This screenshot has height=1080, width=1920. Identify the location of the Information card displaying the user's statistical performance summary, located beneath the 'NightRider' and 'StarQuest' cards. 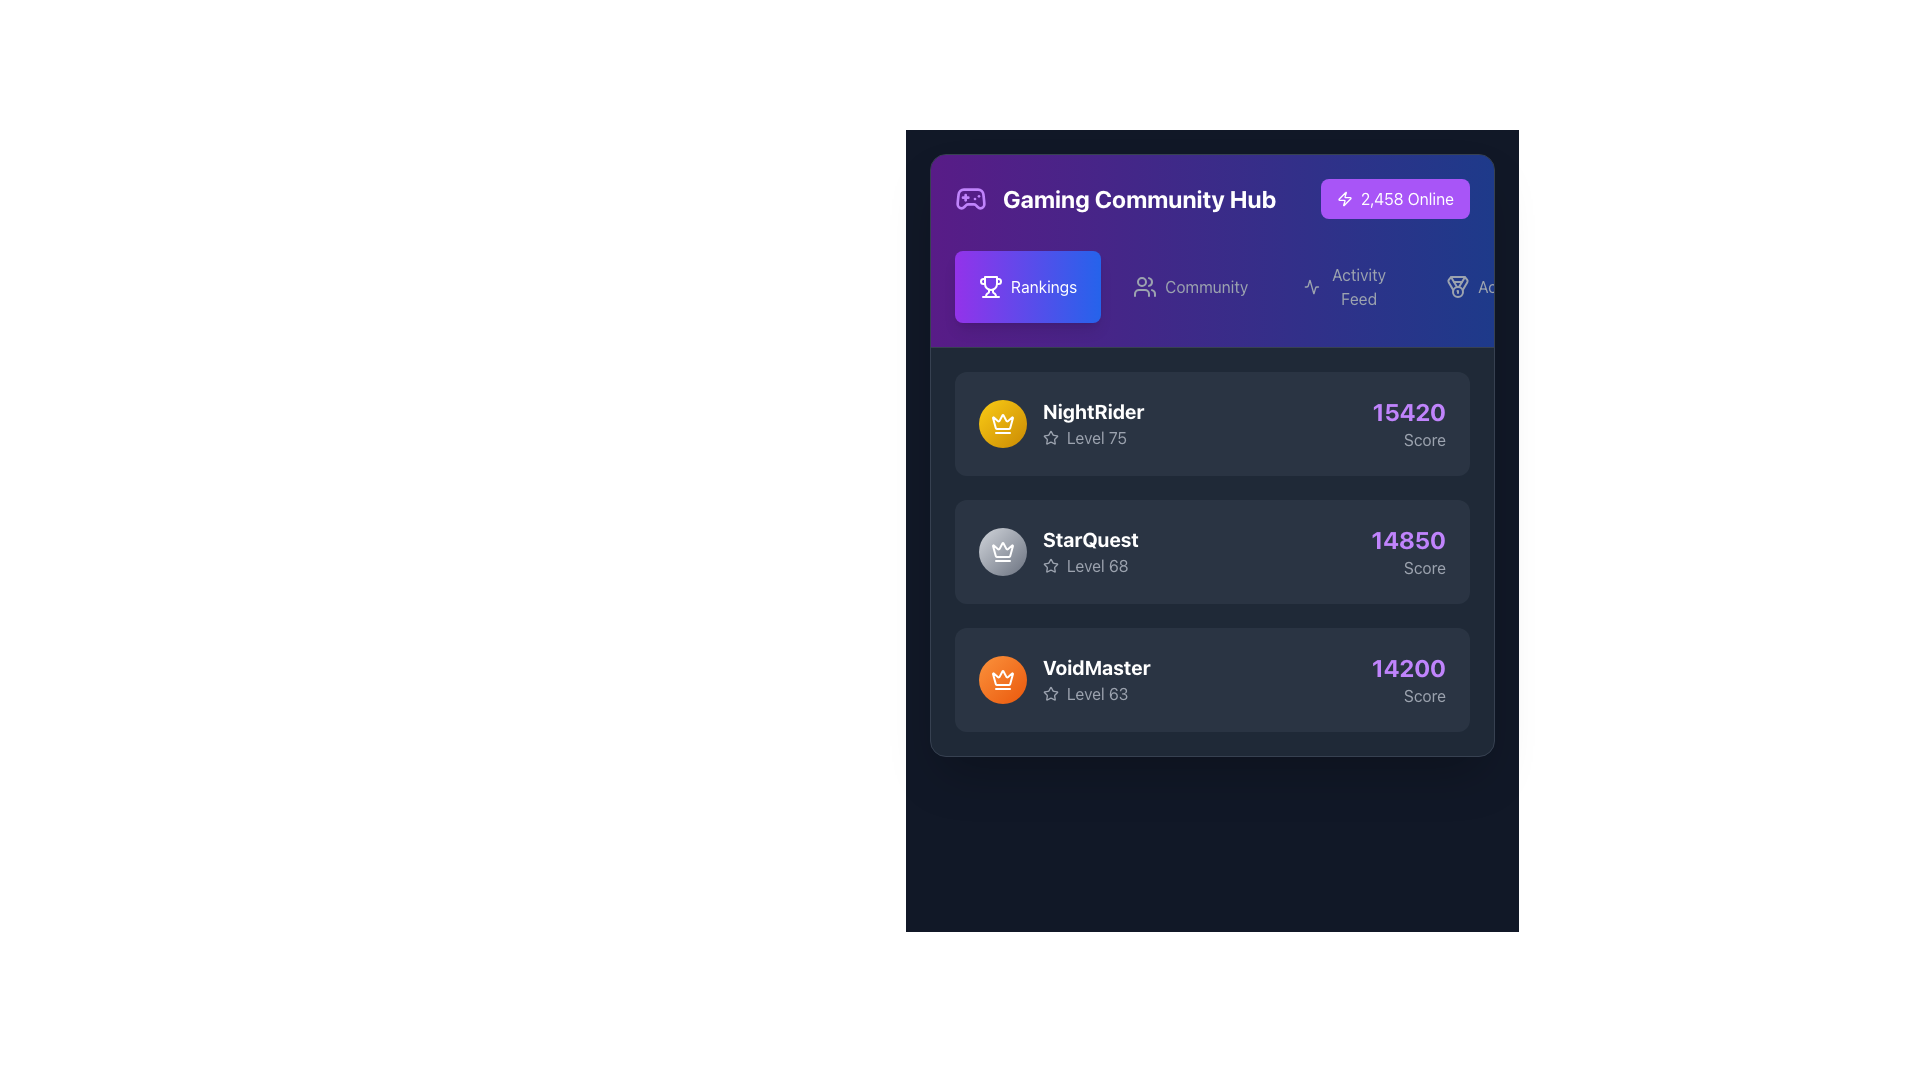
(1211, 678).